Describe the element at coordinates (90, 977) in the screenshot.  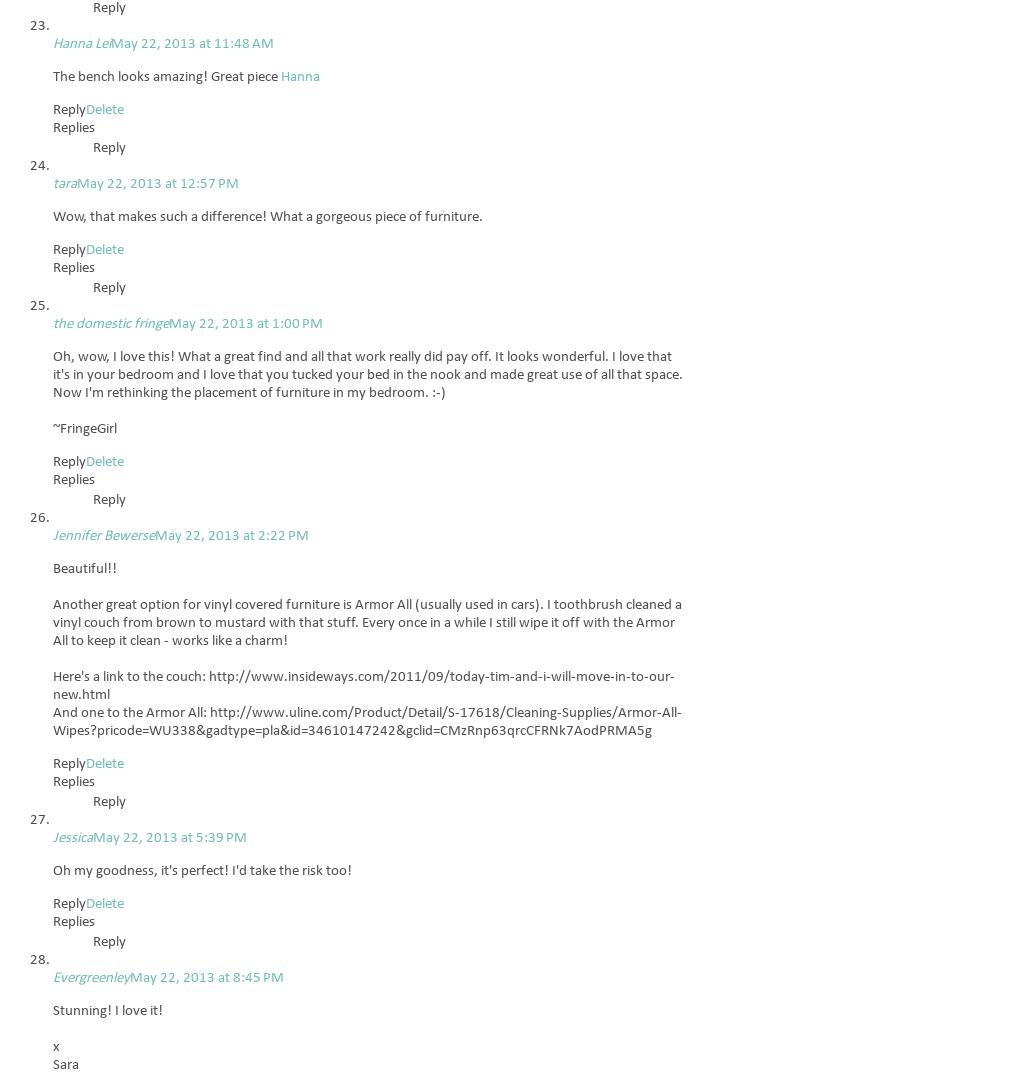
I see `'Evergreenley'` at that location.